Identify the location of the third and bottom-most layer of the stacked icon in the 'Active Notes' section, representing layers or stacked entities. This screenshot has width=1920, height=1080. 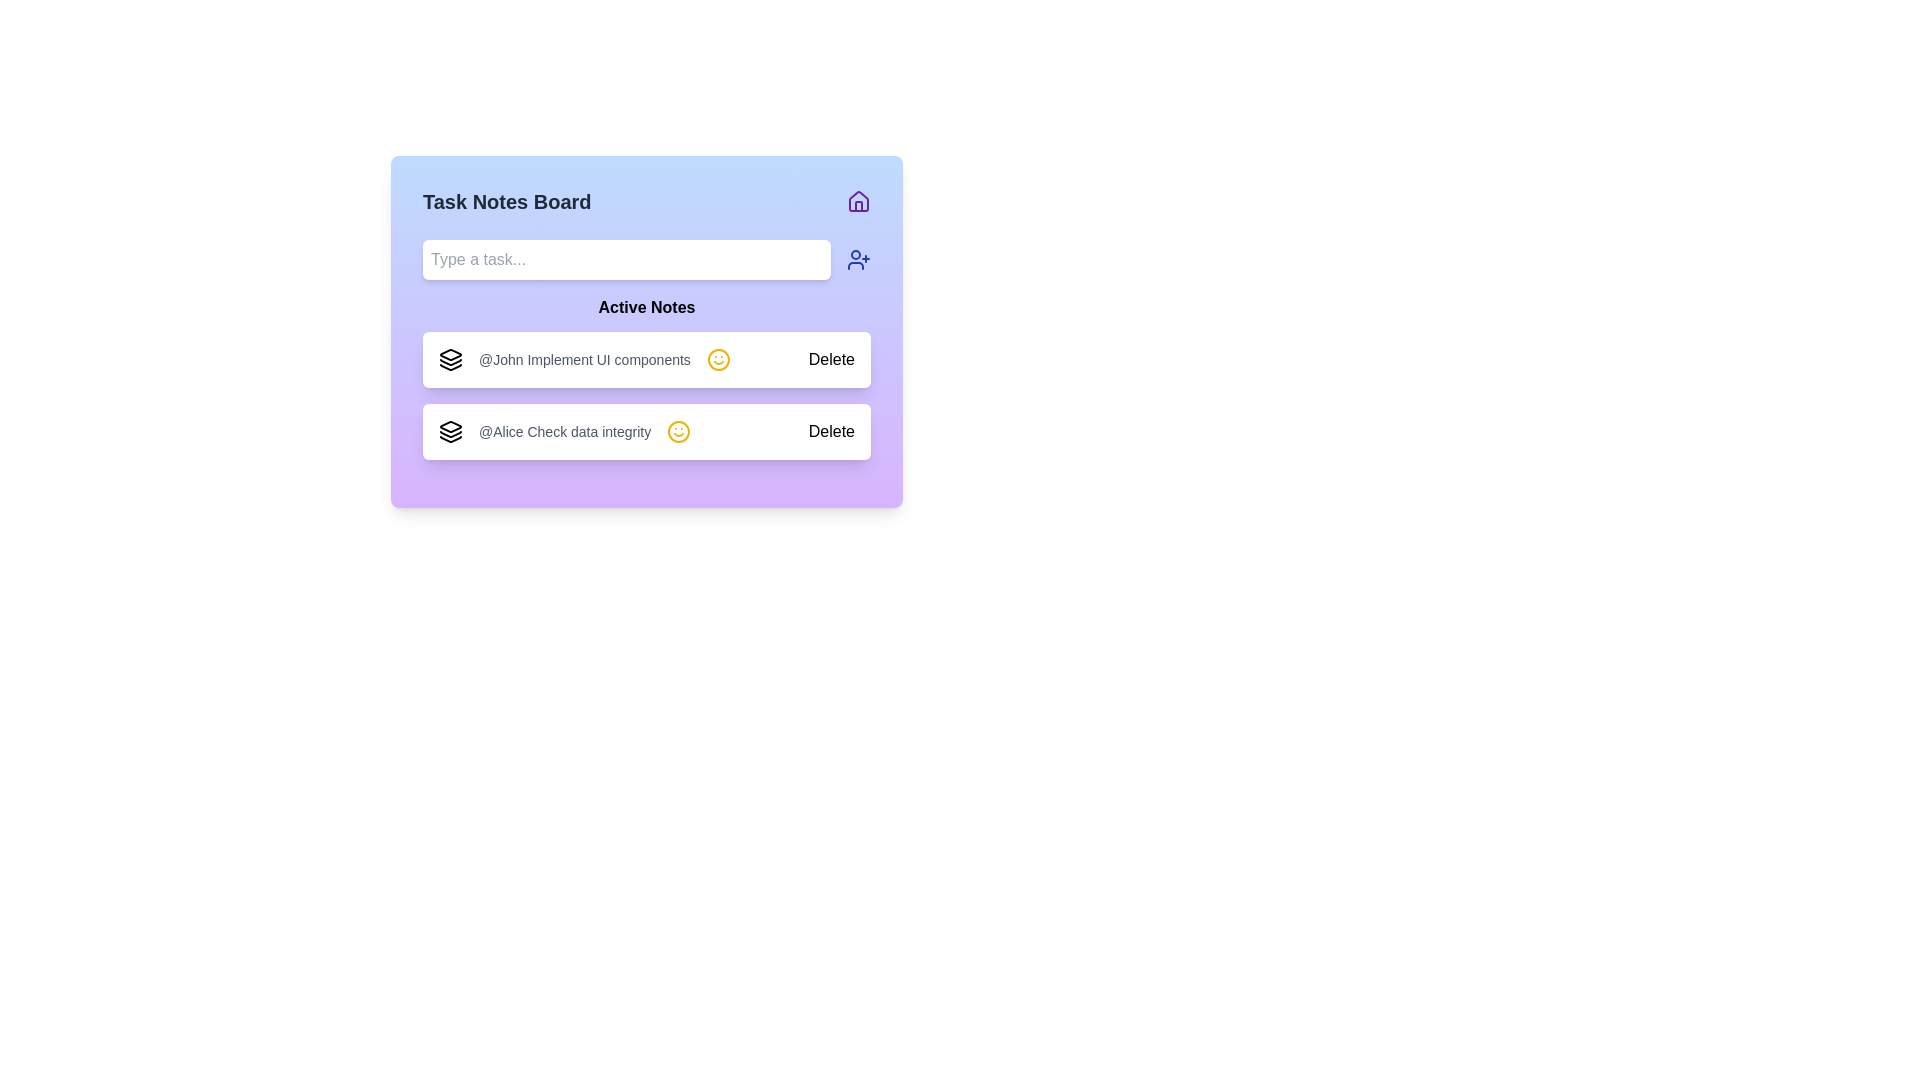
(450, 438).